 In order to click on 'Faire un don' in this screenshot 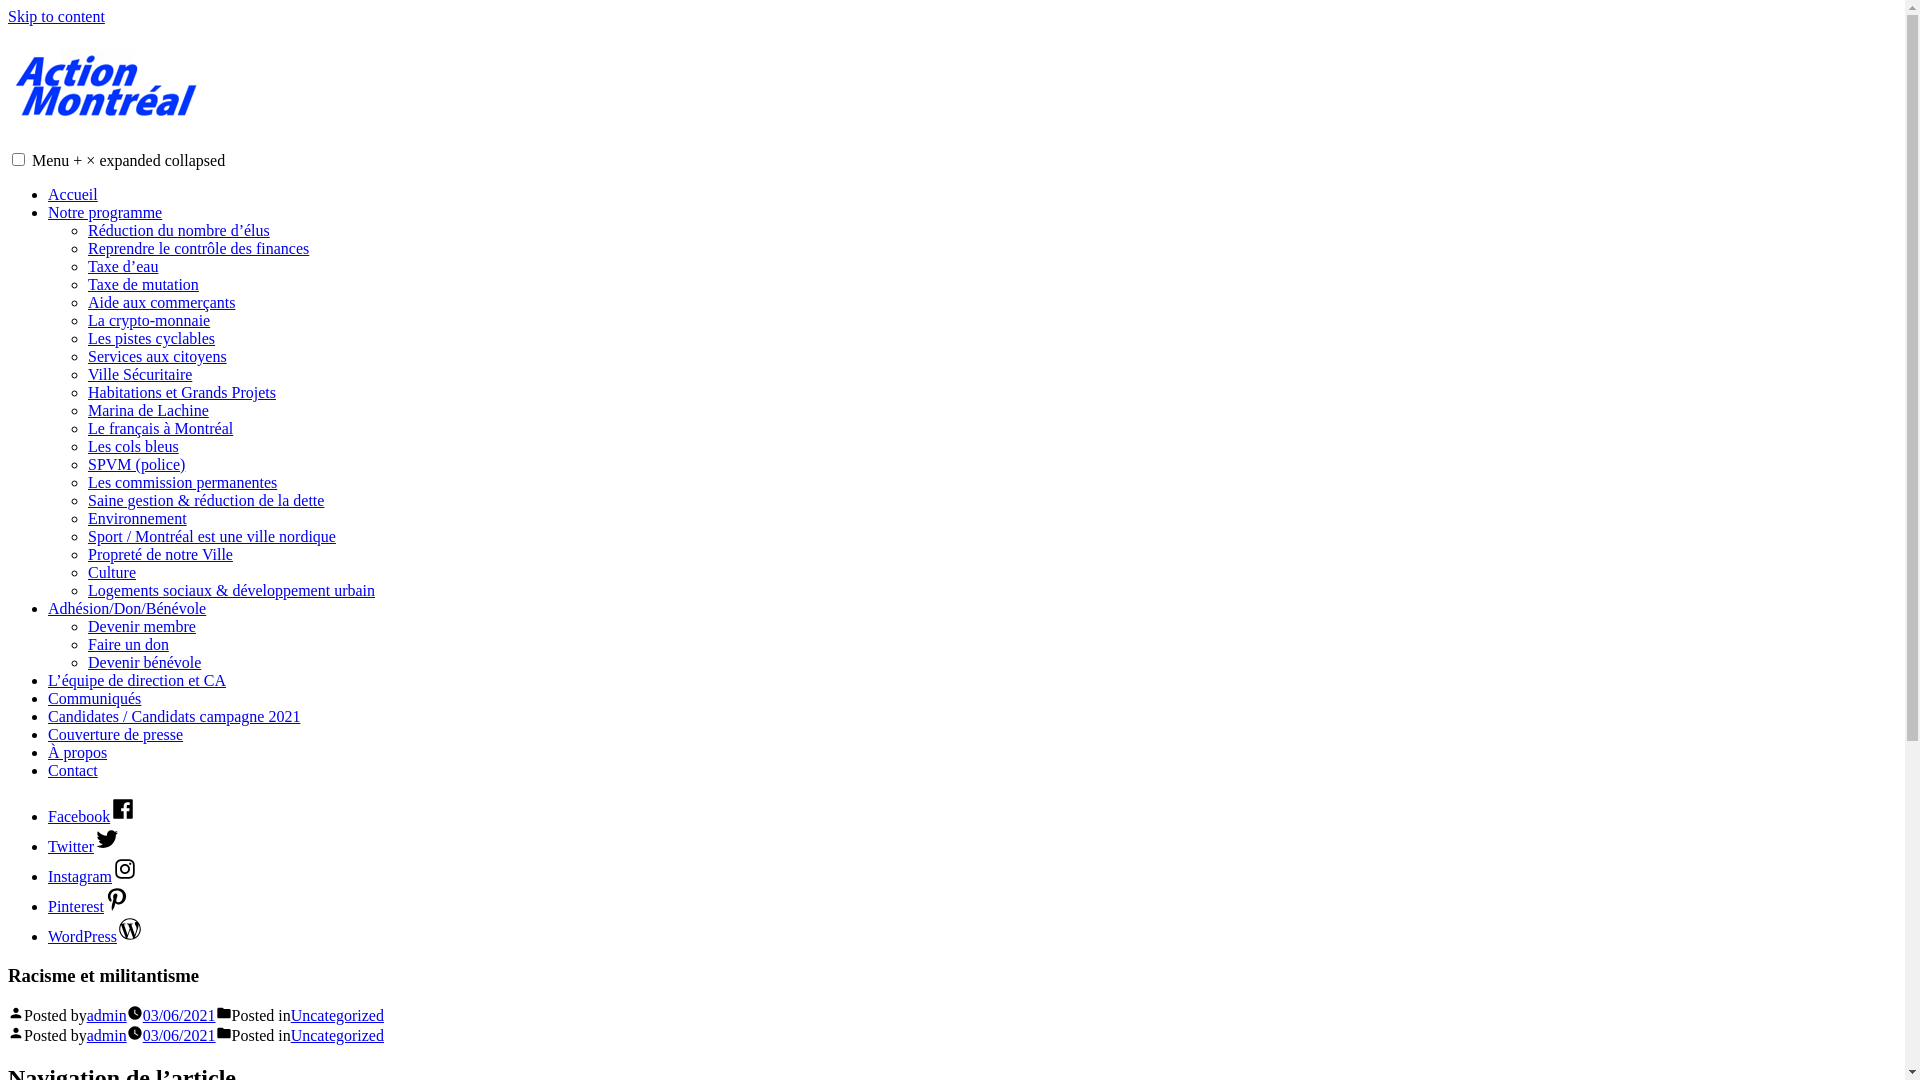, I will do `click(127, 644)`.